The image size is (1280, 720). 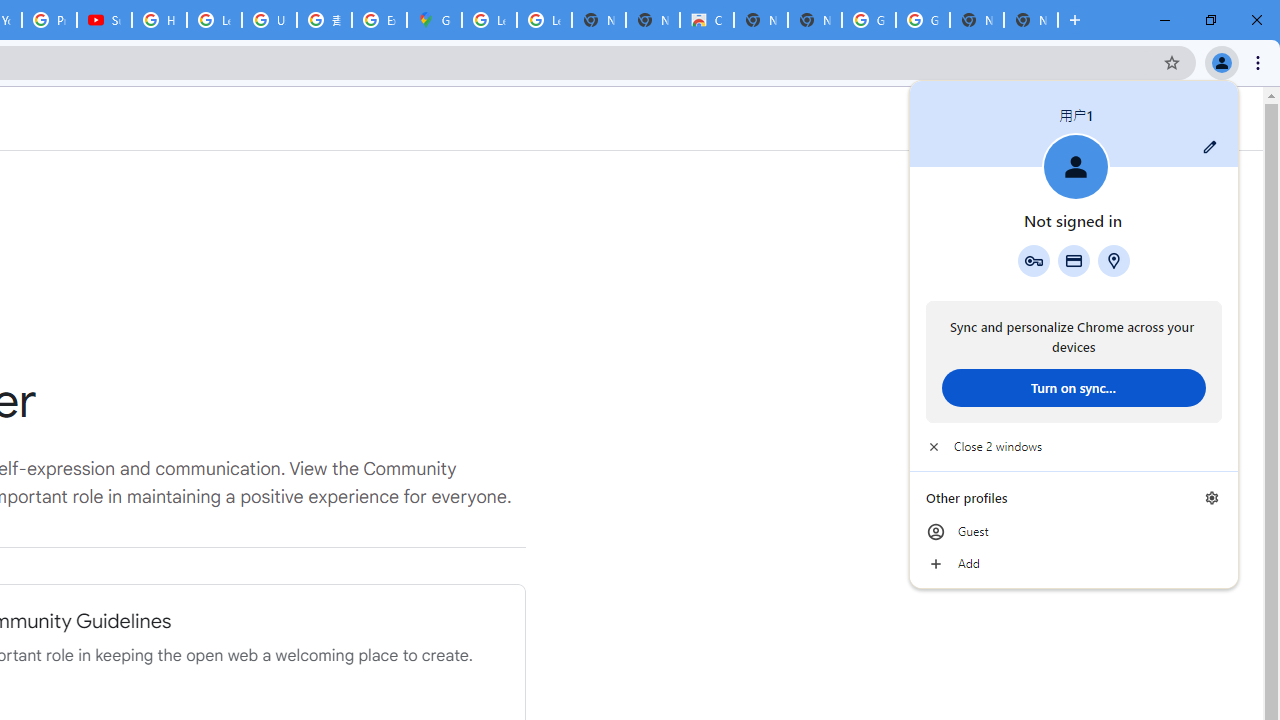 I want to click on 'Close 2 windows', so click(x=1072, y=446).